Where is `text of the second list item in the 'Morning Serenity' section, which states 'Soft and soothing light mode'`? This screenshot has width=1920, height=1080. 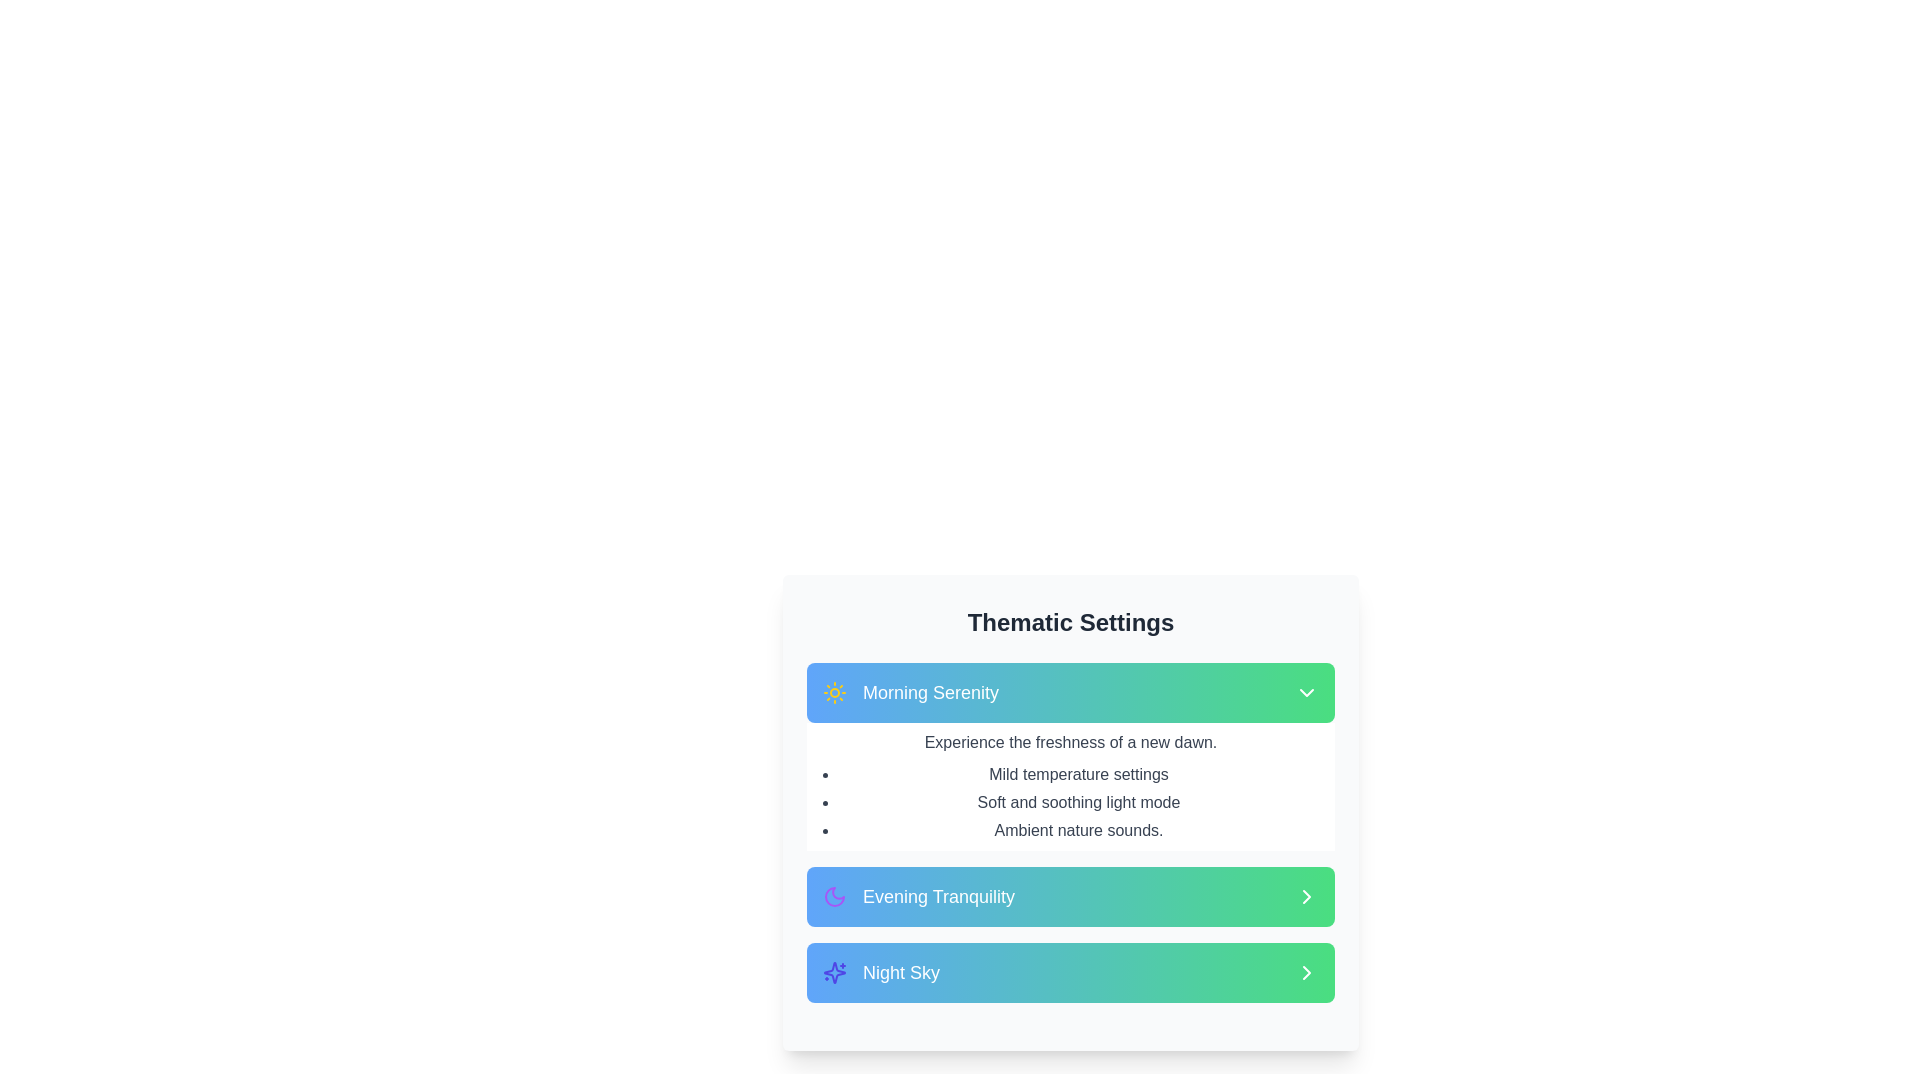
text of the second list item in the 'Morning Serenity' section, which states 'Soft and soothing light mode' is located at coordinates (1078, 801).